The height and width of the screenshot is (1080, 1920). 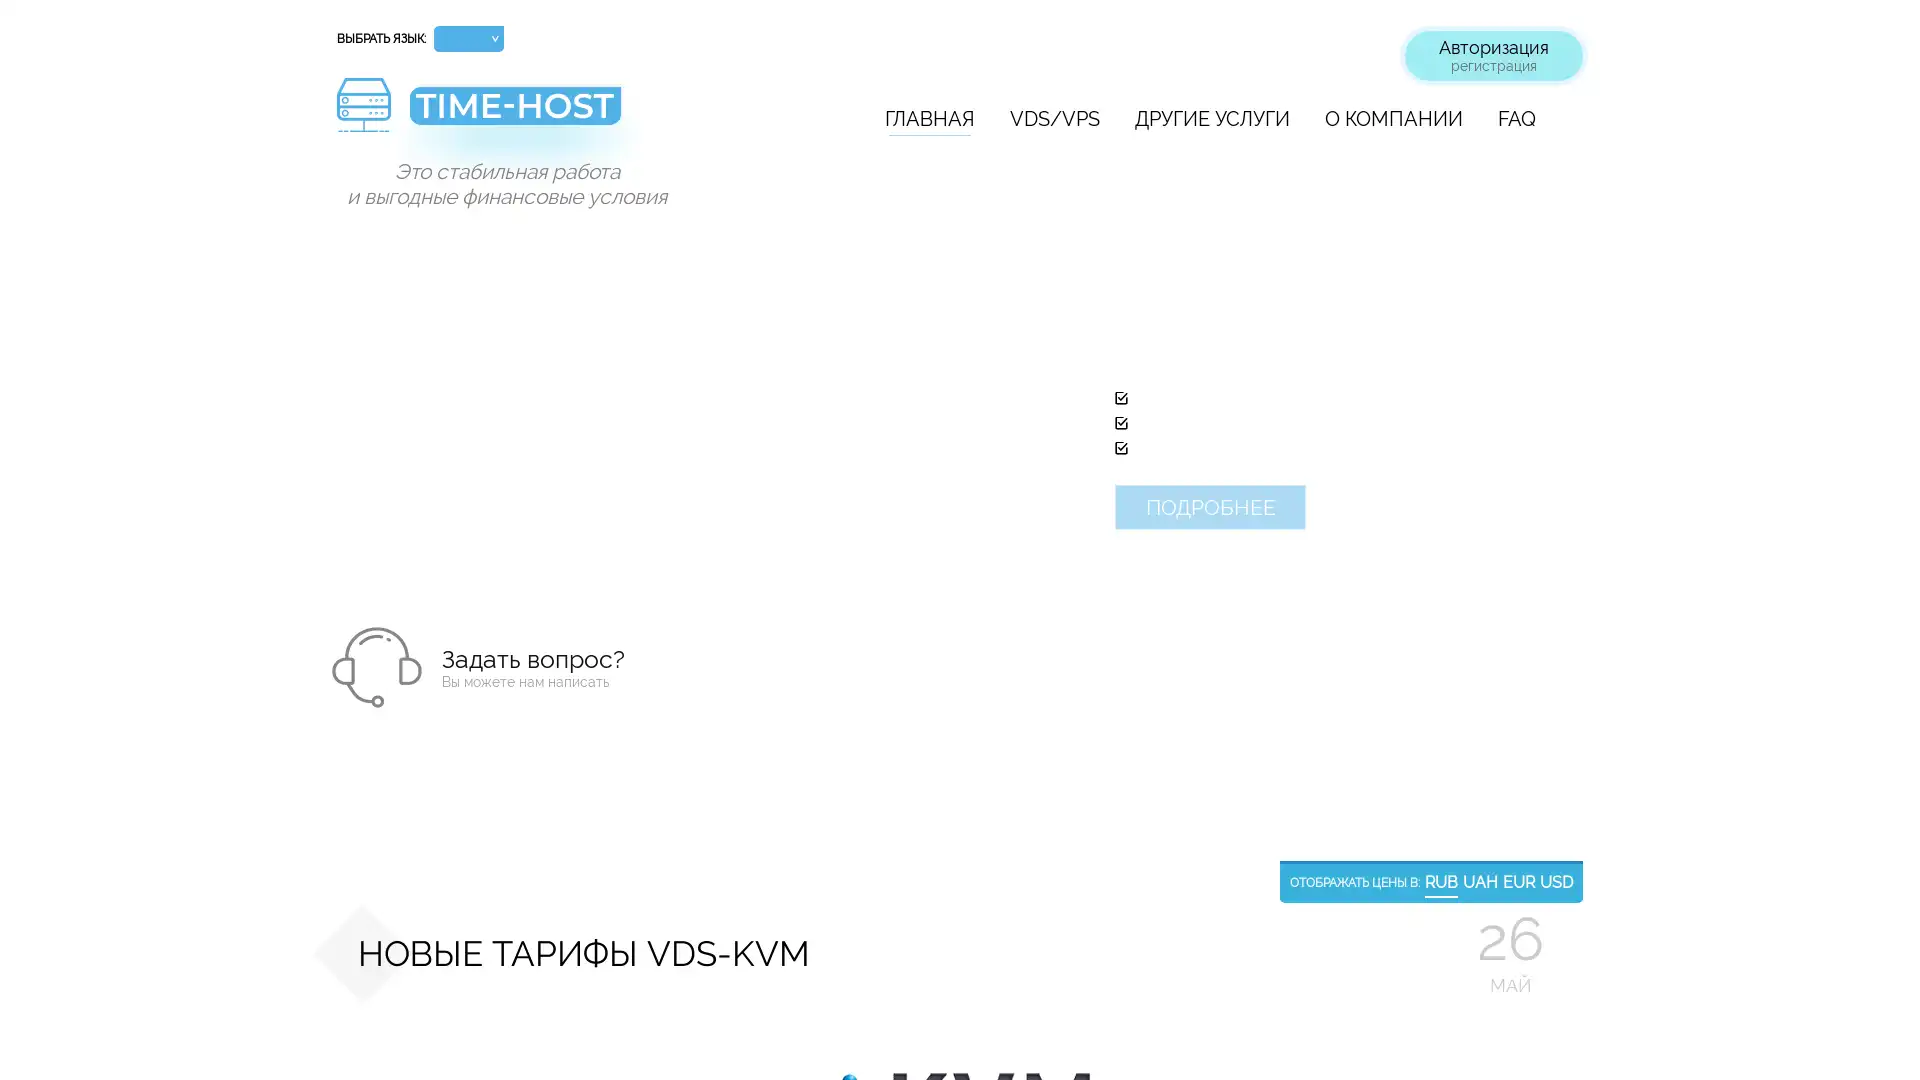 What do you see at coordinates (468, 245) in the screenshot?
I see `zh CN` at bounding box center [468, 245].